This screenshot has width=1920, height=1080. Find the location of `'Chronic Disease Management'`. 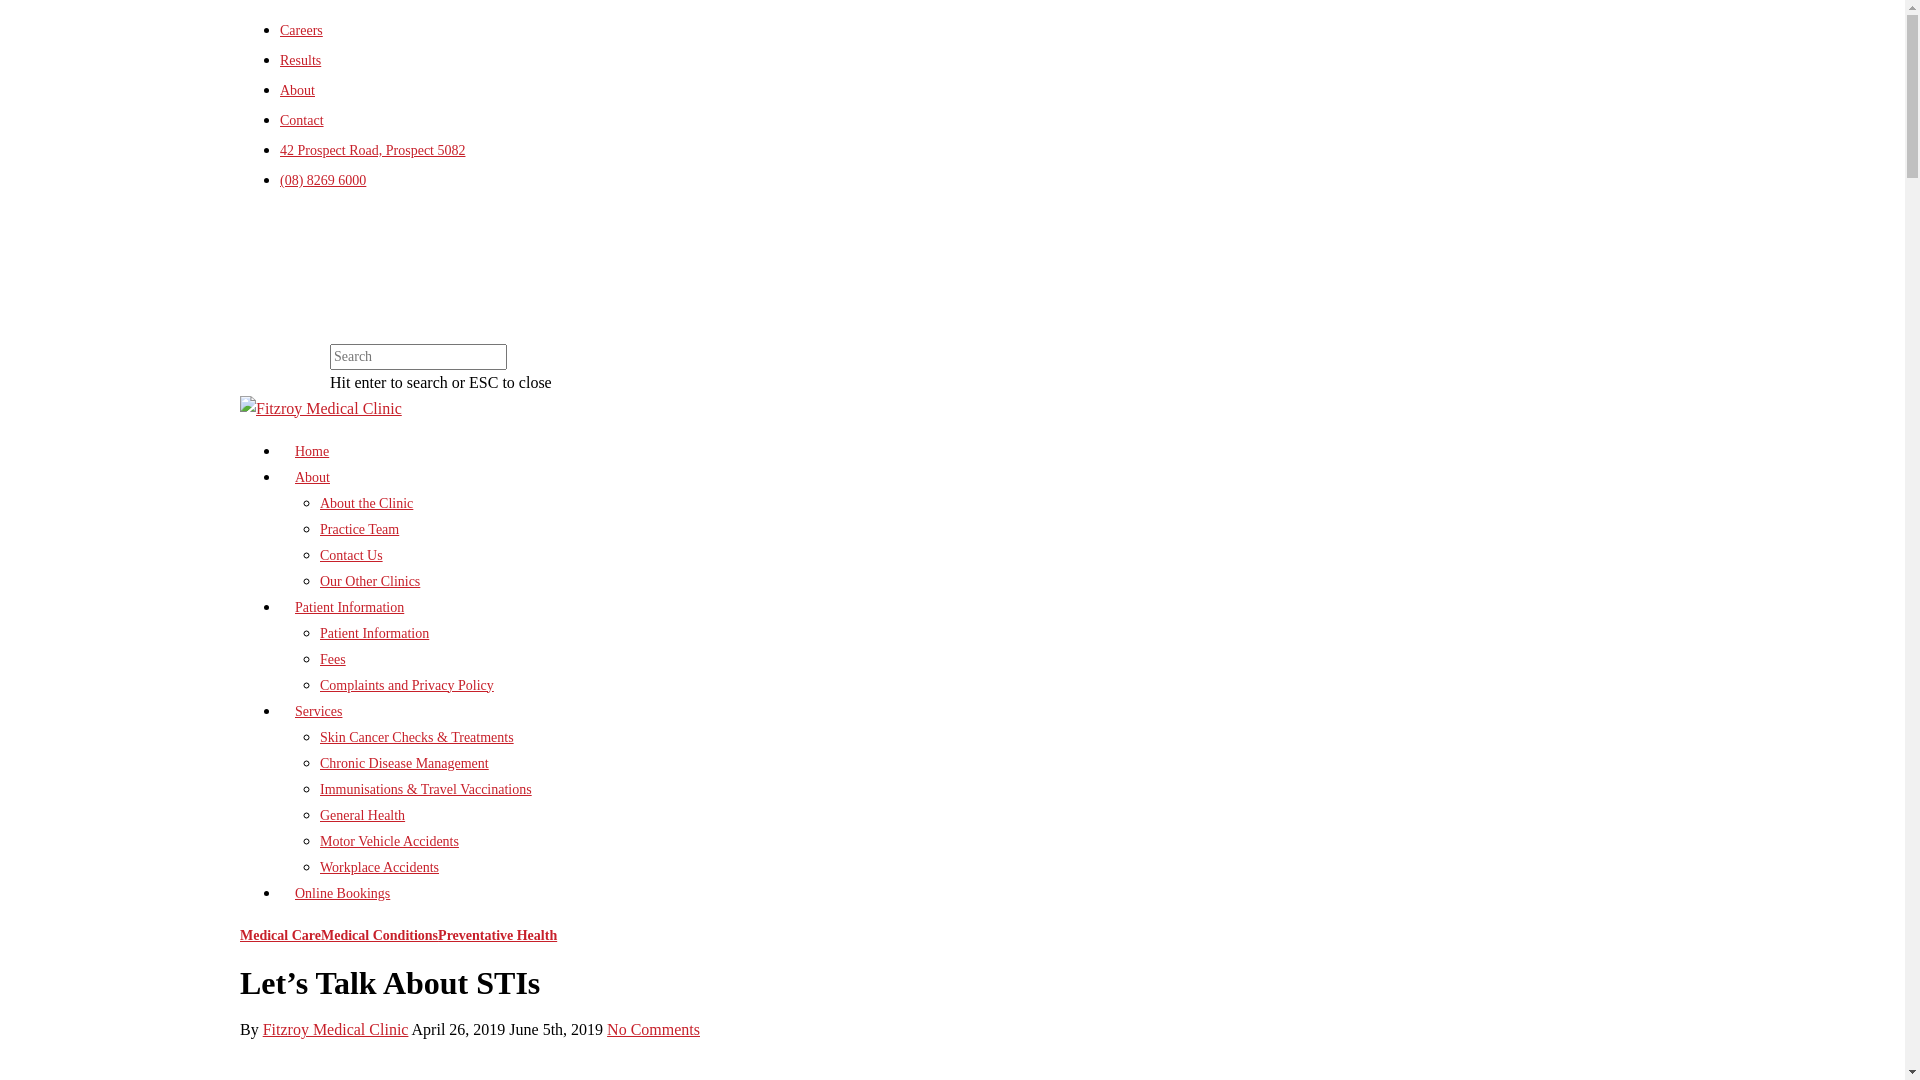

'Chronic Disease Management' is located at coordinates (403, 763).